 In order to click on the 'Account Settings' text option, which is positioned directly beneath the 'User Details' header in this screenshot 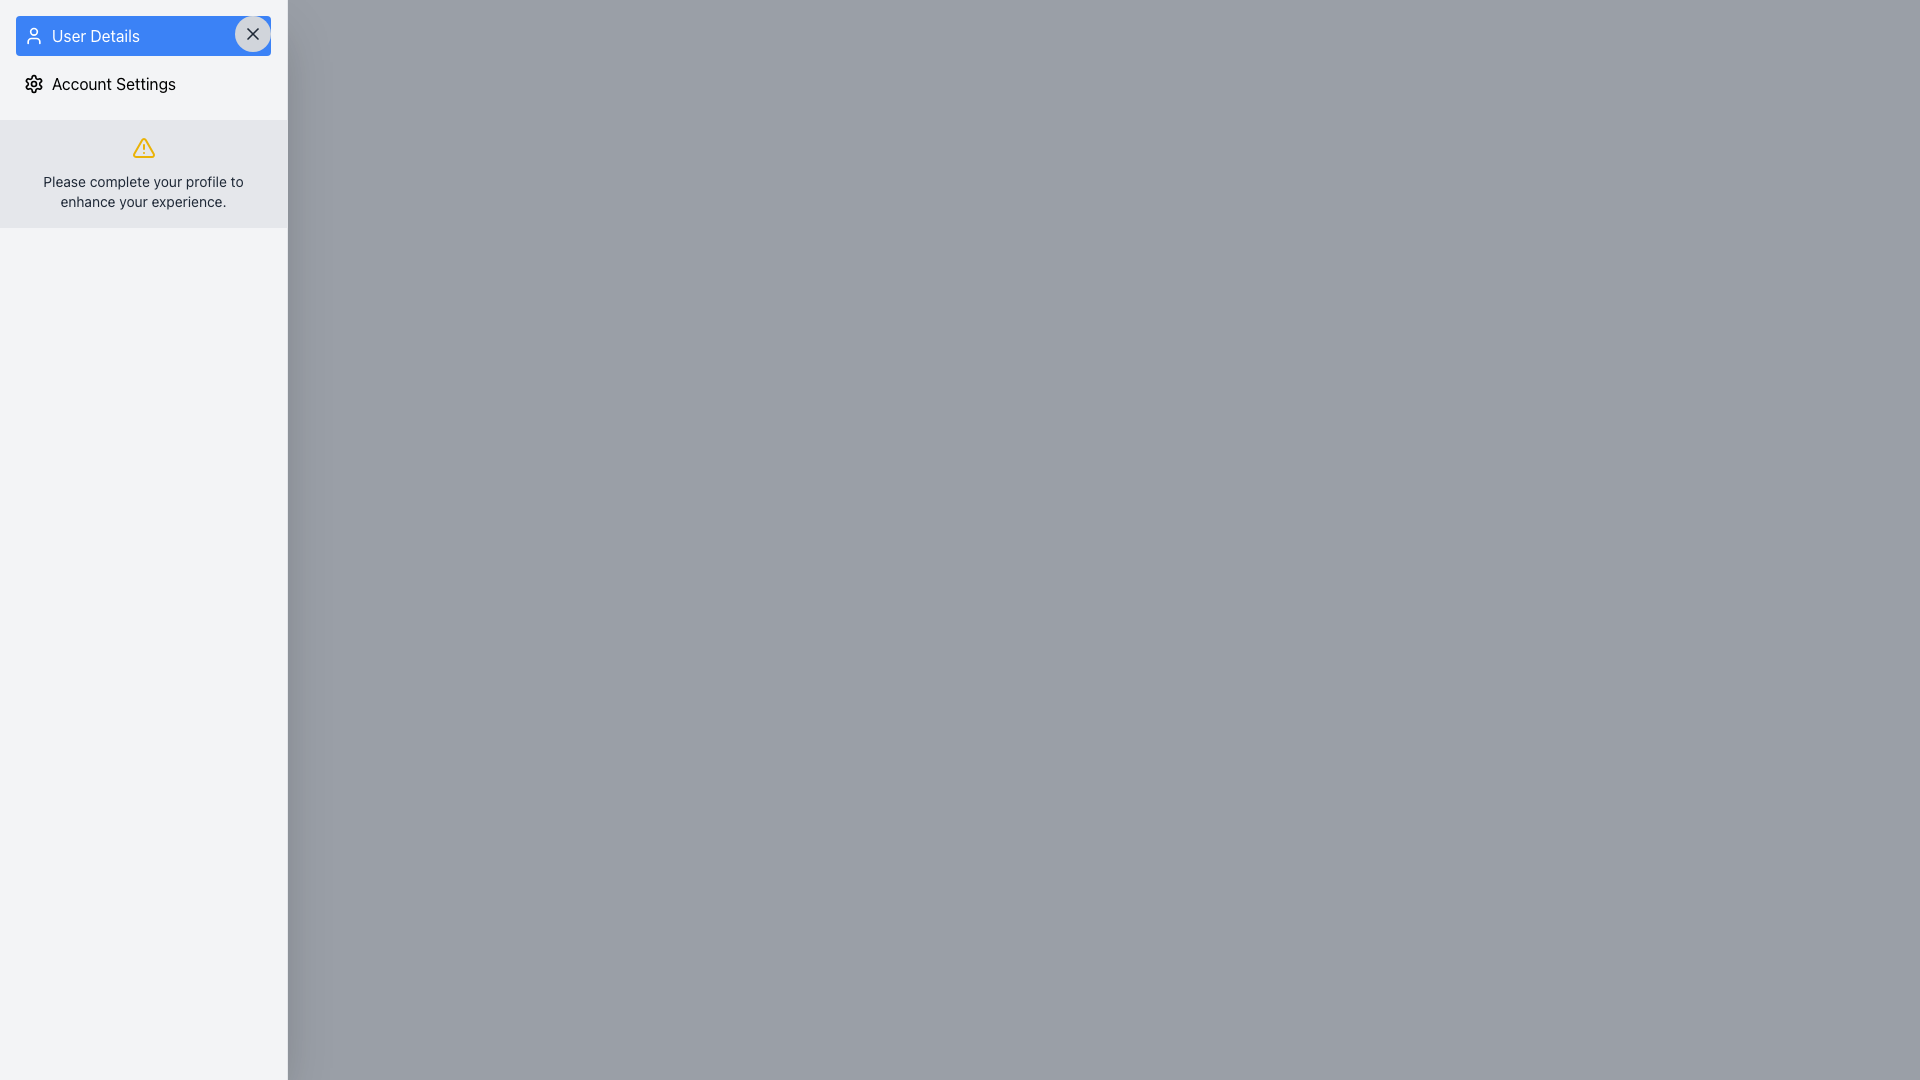, I will do `click(142, 83)`.